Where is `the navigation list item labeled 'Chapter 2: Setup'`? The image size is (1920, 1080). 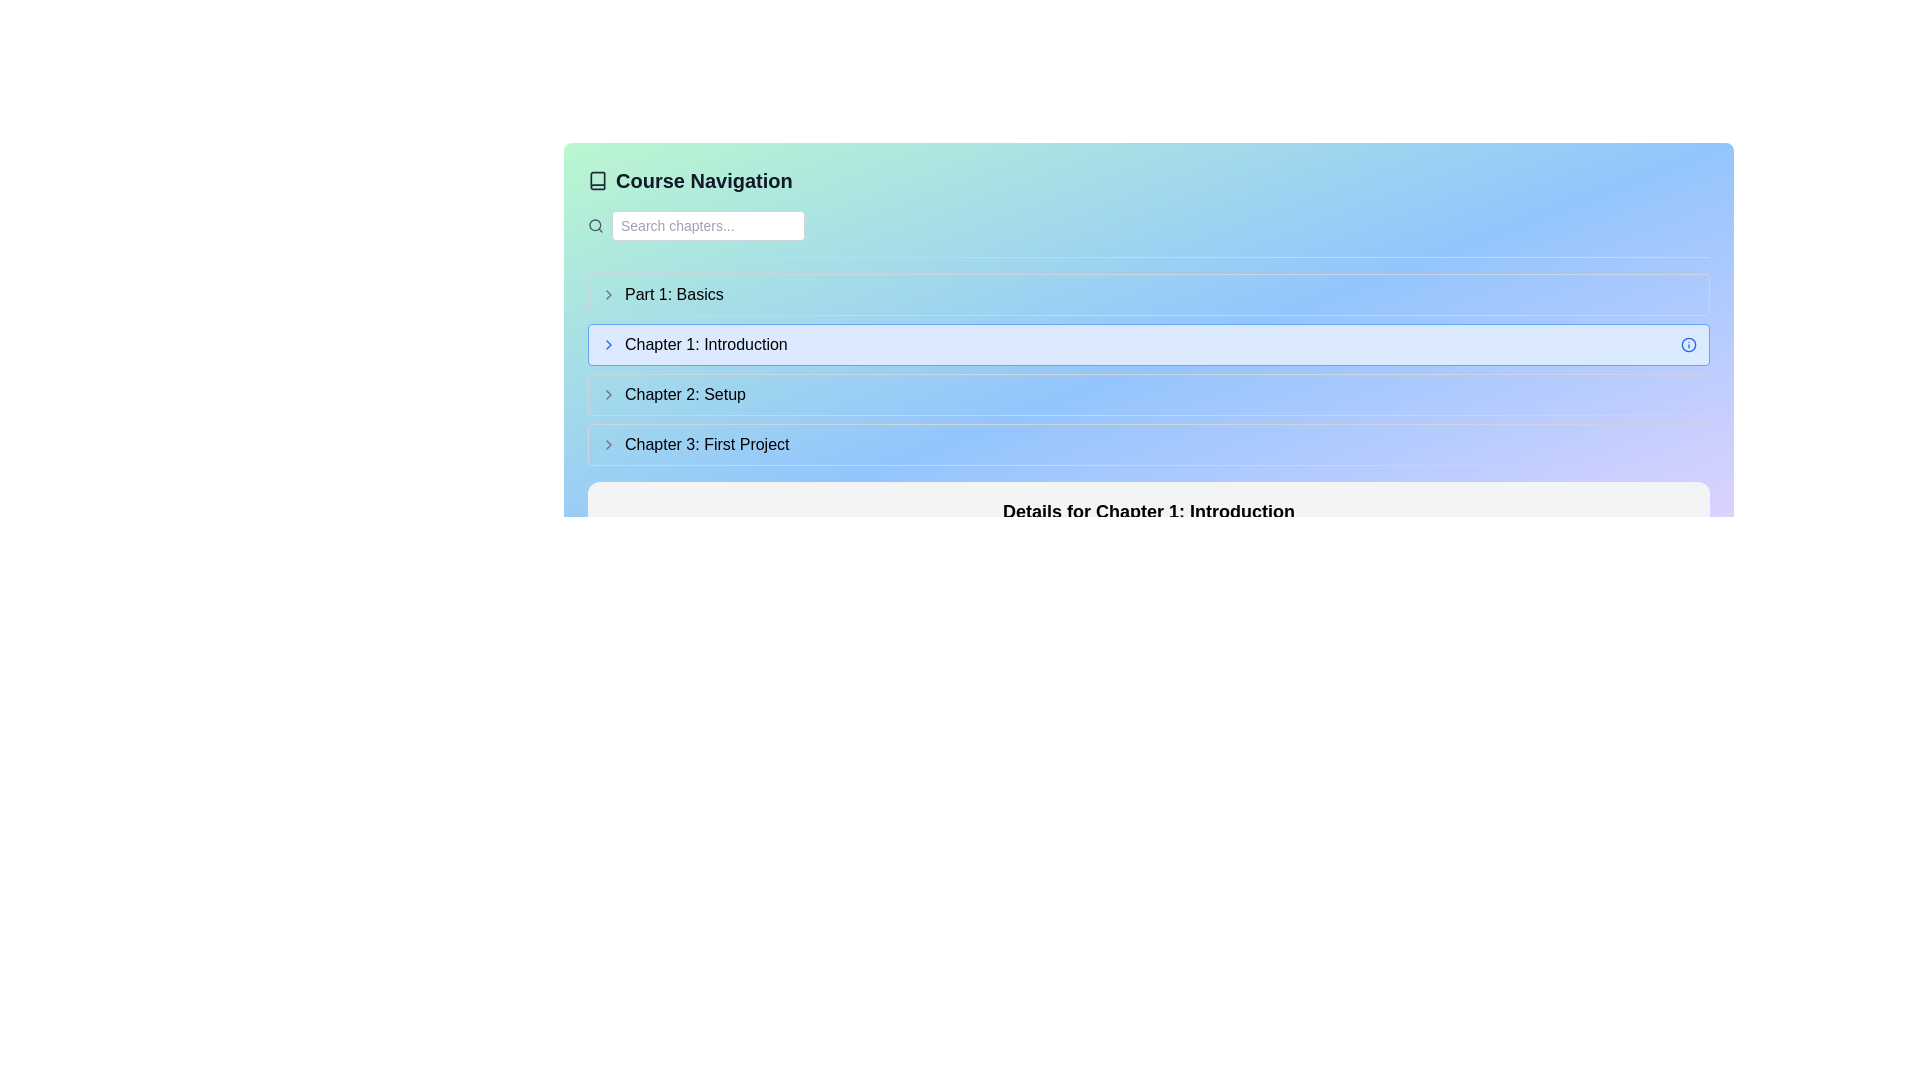 the navigation list item labeled 'Chapter 2: Setup' is located at coordinates (1148, 394).